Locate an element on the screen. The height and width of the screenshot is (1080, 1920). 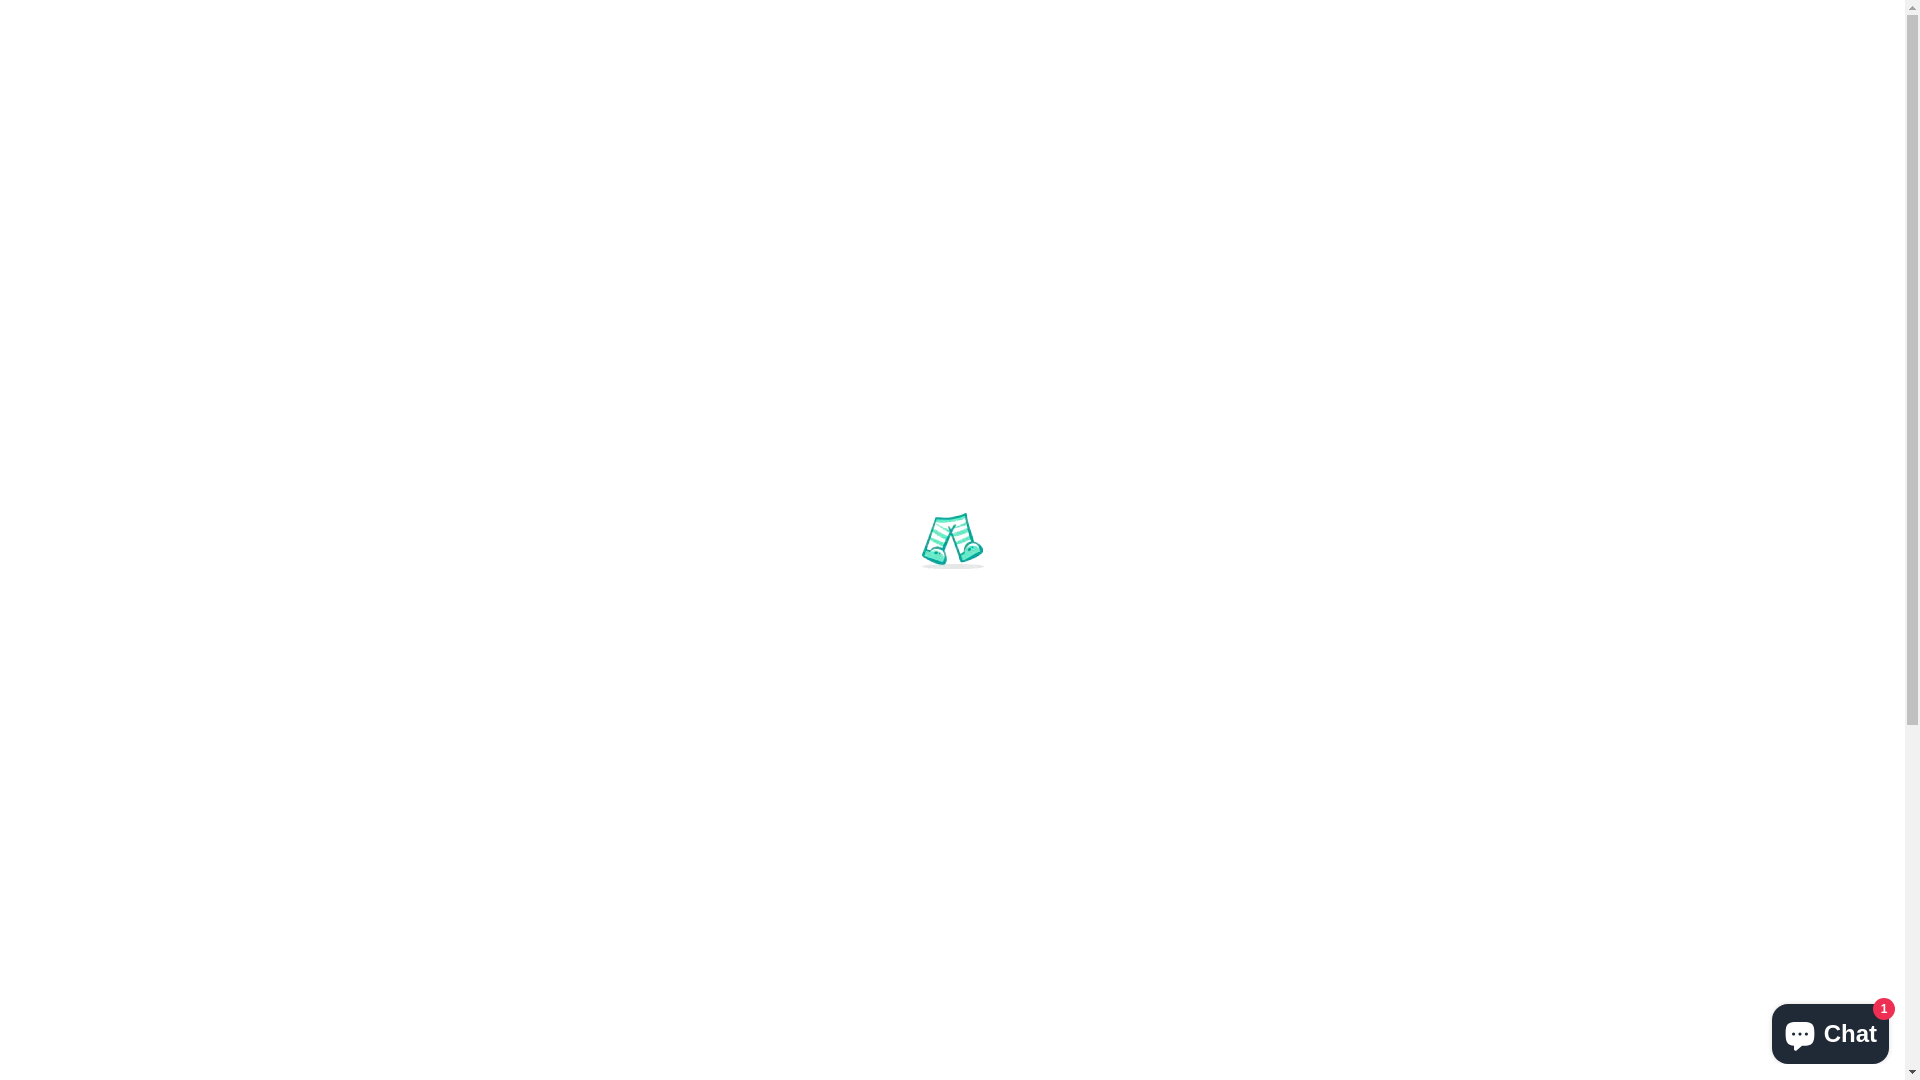
'INSTAGRAM' is located at coordinates (163, 20).